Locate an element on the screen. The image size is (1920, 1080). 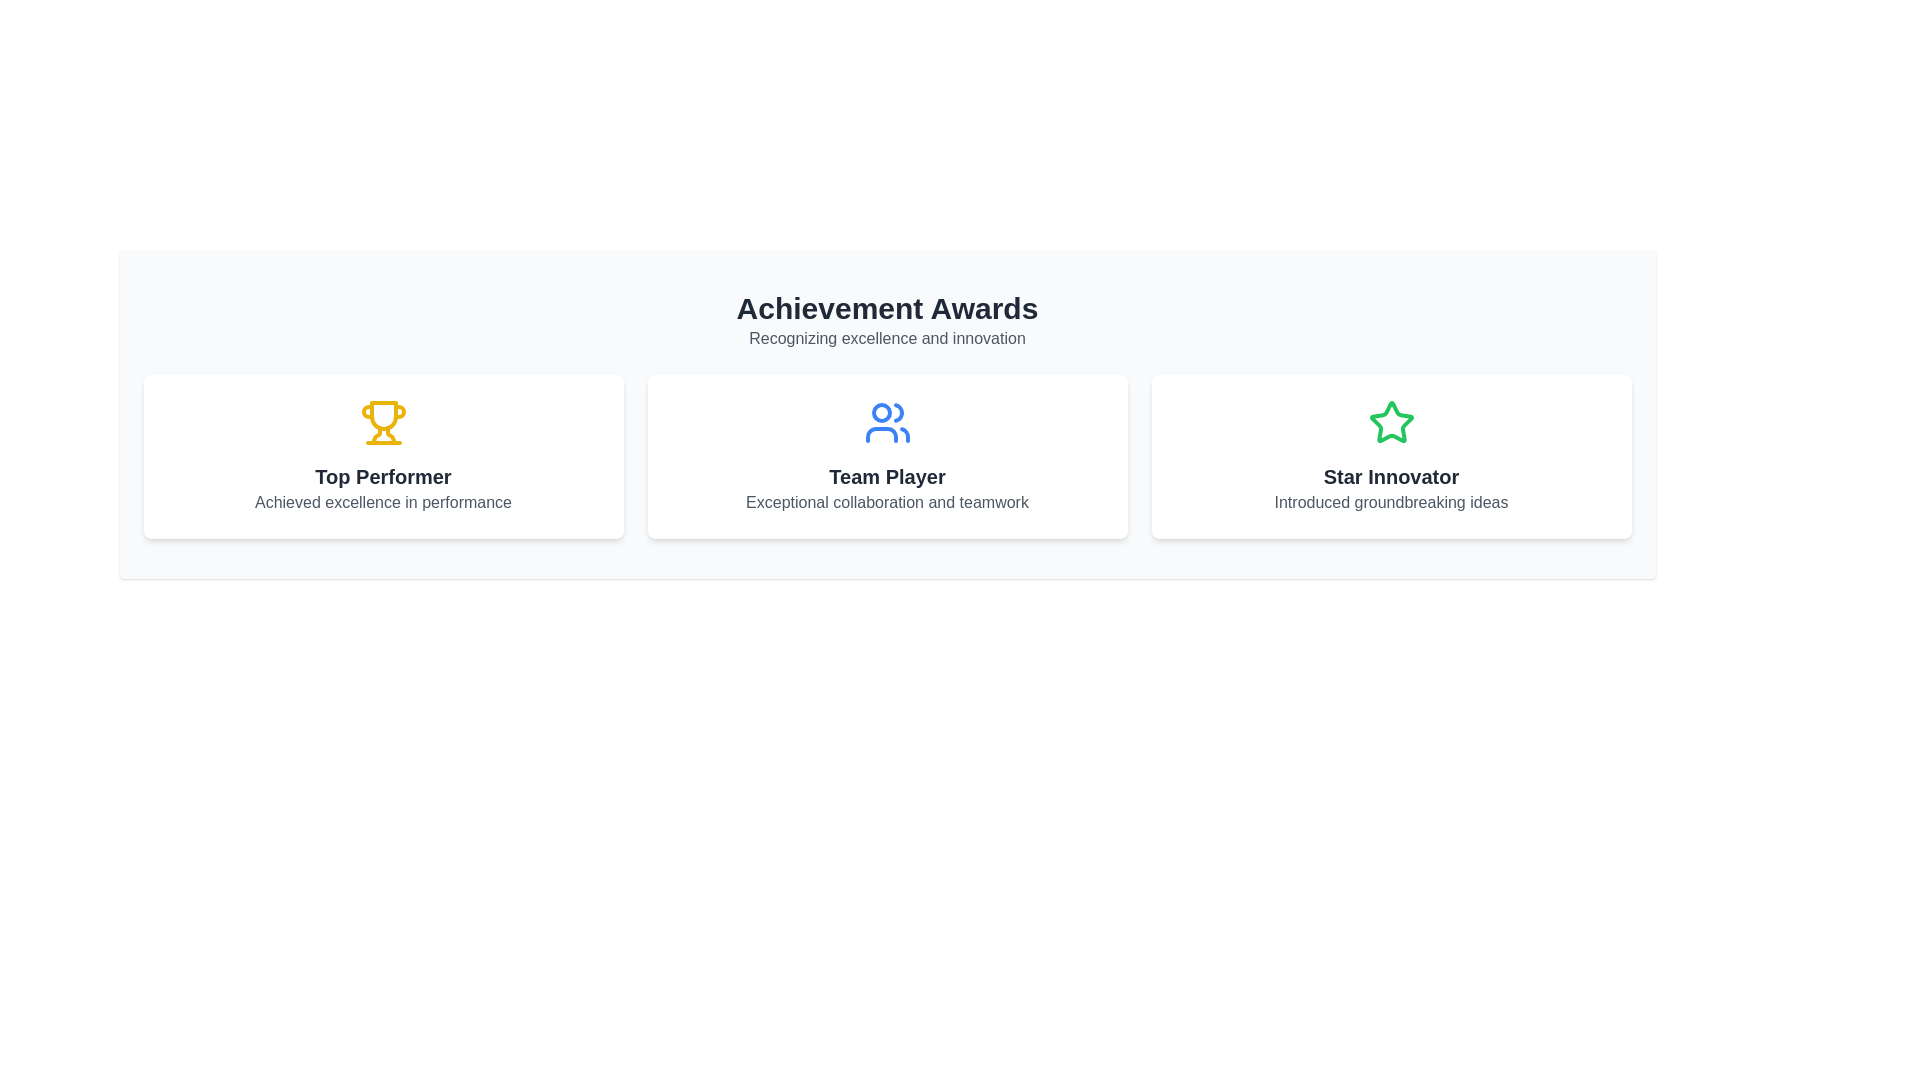
the SVG-based graphic icon representing teamwork and collaboration for the 'Team Player' award, located above the 'Team Player' label is located at coordinates (886, 422).